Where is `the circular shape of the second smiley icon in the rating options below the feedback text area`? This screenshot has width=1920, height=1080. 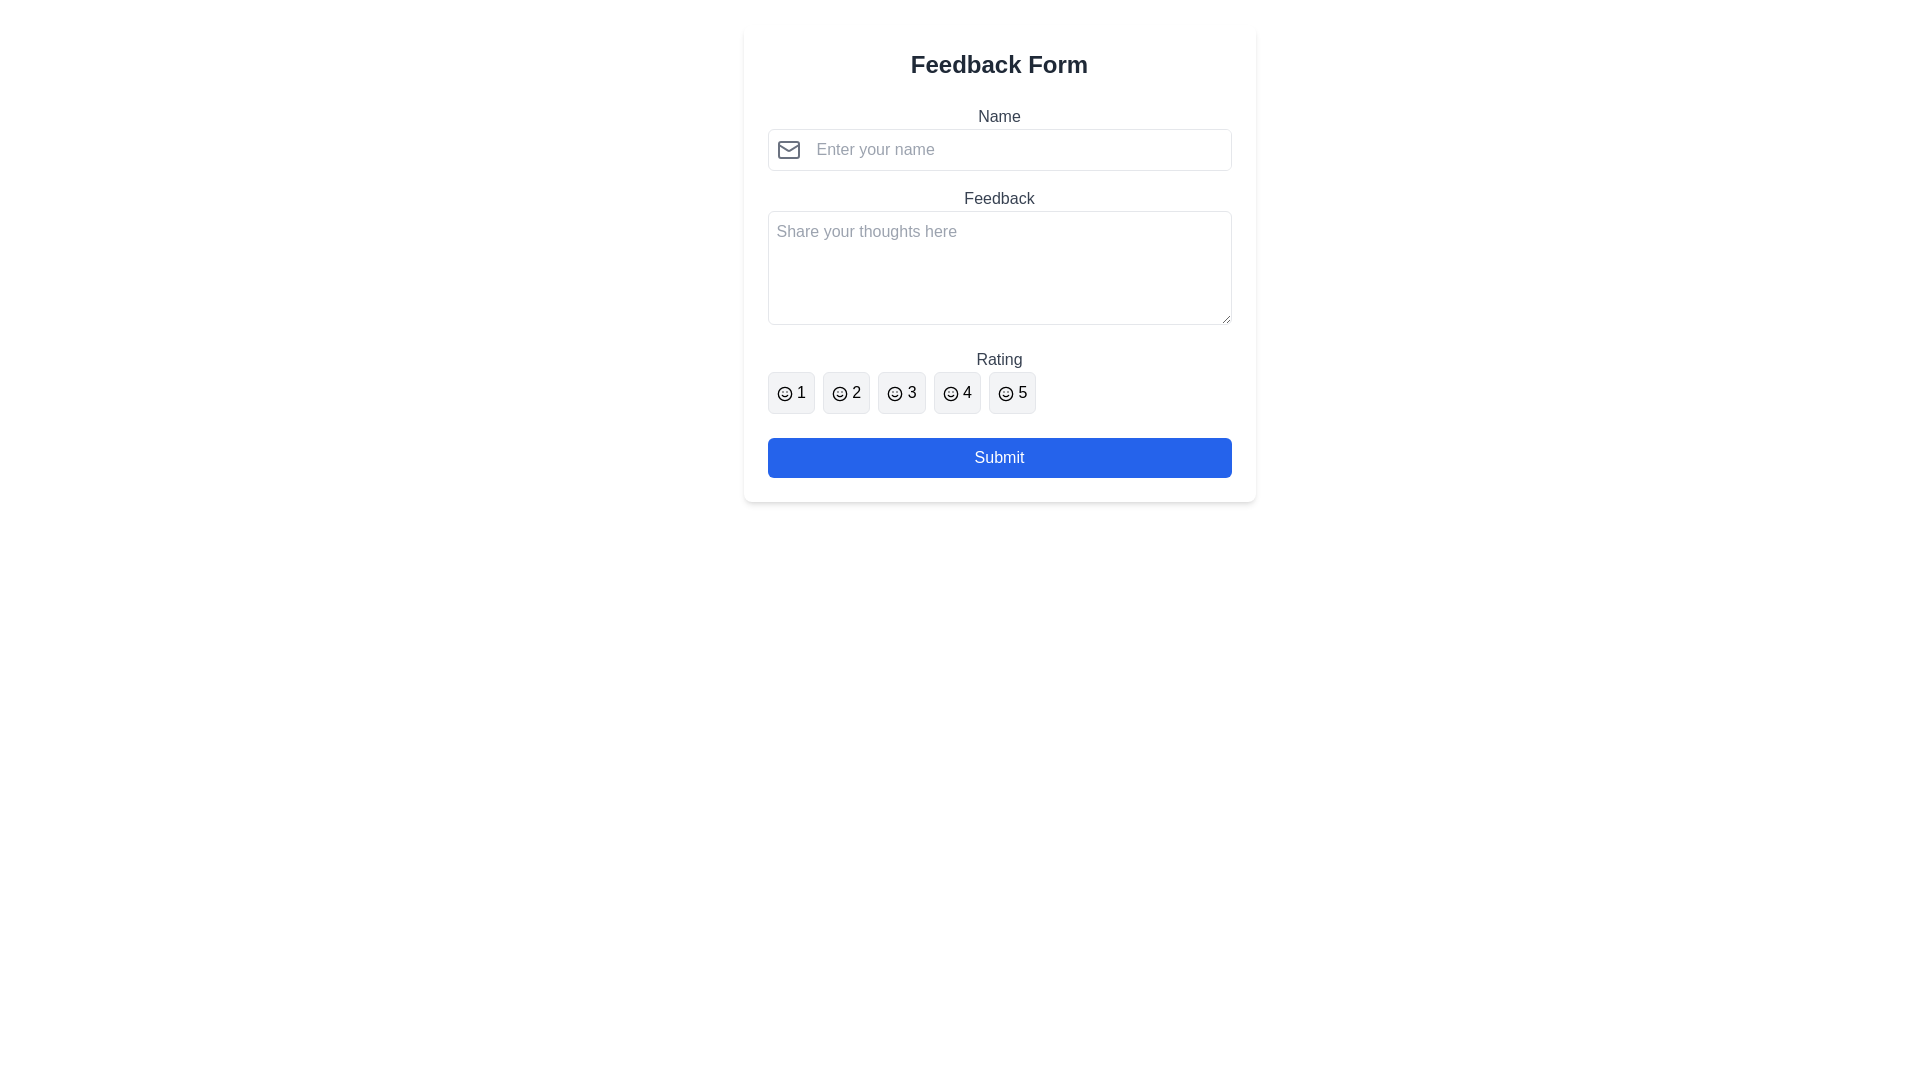
the circular shape of the second smiley icon in the rating options below the feedback text area is located at coordinates (839, 393).